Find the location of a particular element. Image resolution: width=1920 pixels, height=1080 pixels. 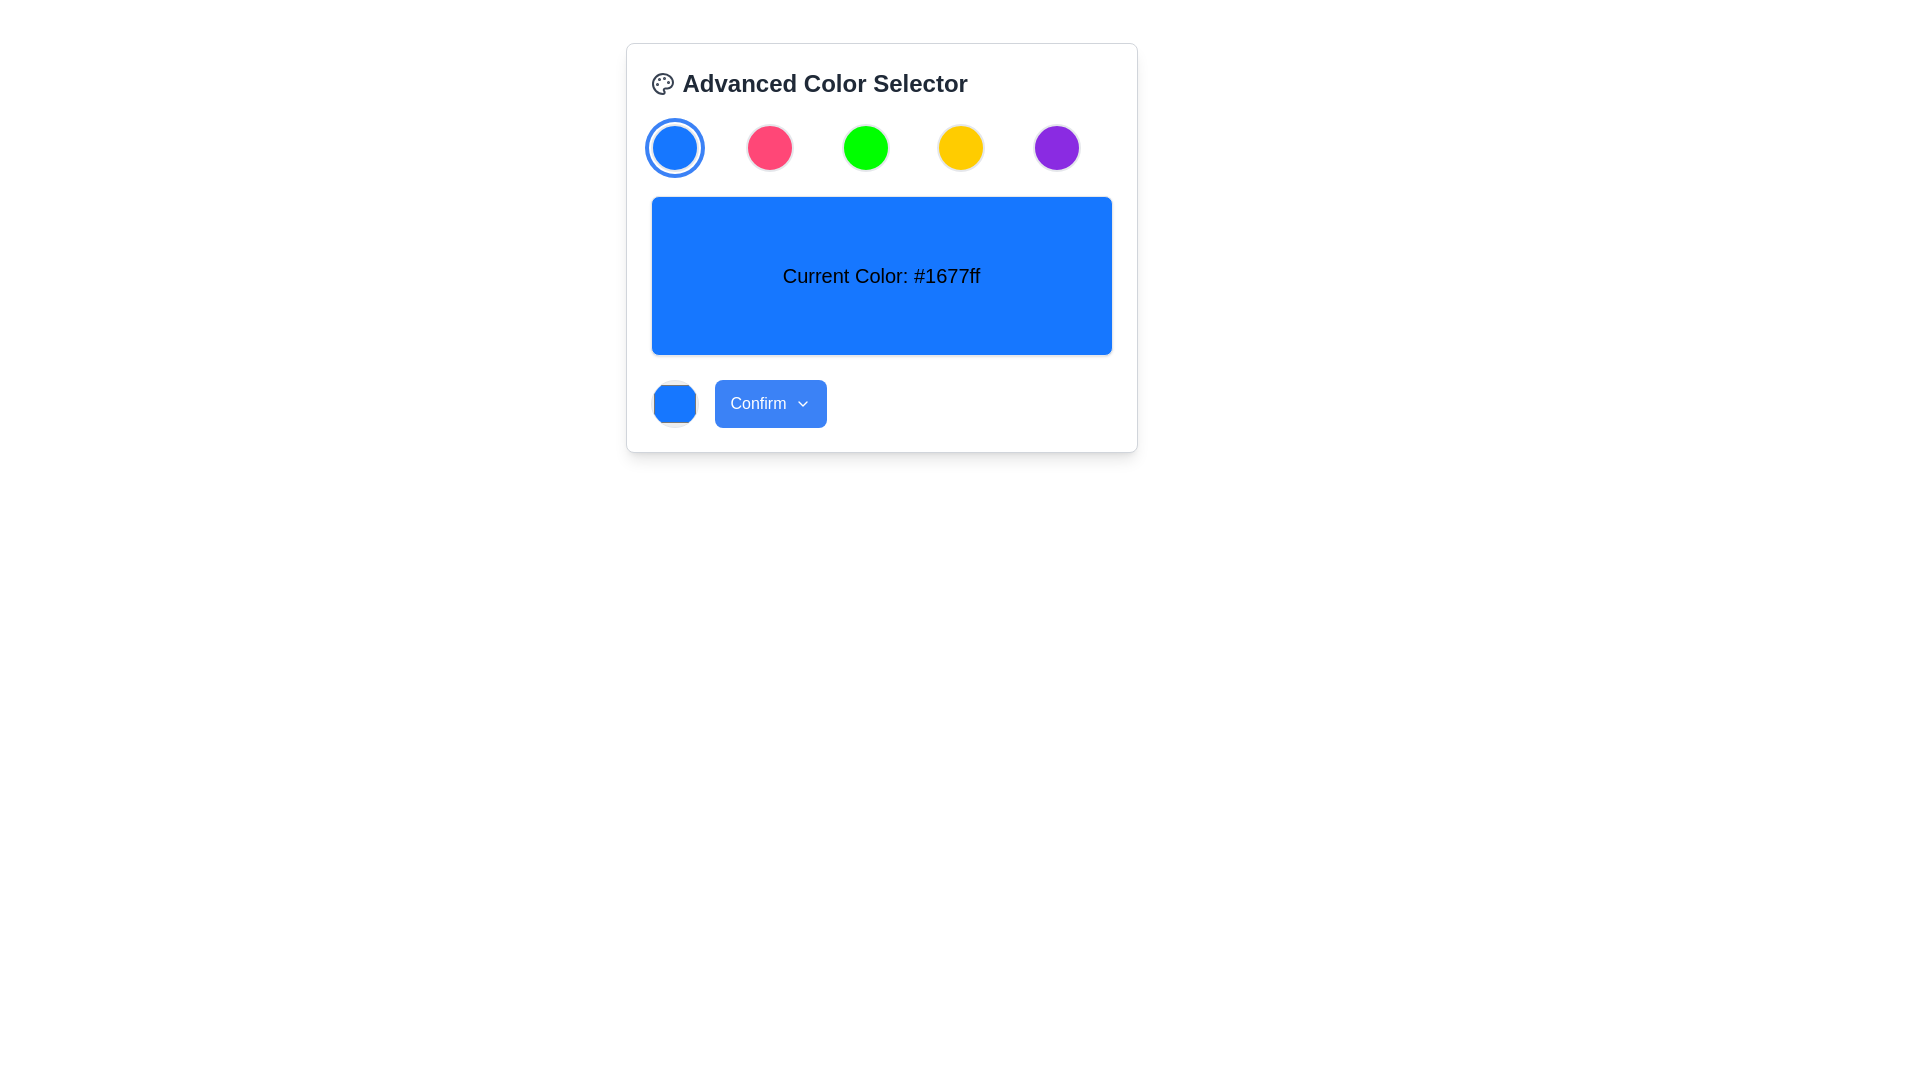

the circular button with a purple background located at the rightmost side of the row in the 'Advanced Color Selector' section to observe the scaling effect is located at coordinates (1055, 146).